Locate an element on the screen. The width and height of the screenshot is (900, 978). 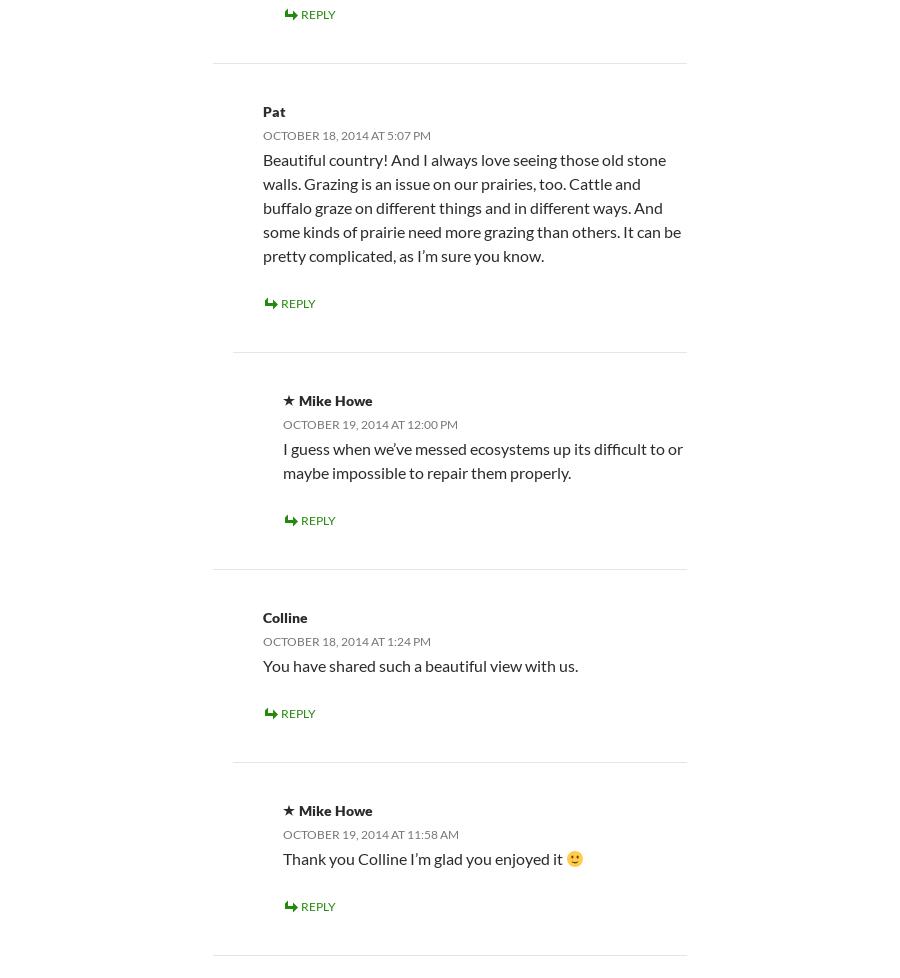
'October 18, 2014 at 1:24 pm' is located at coordinates (347, 640).